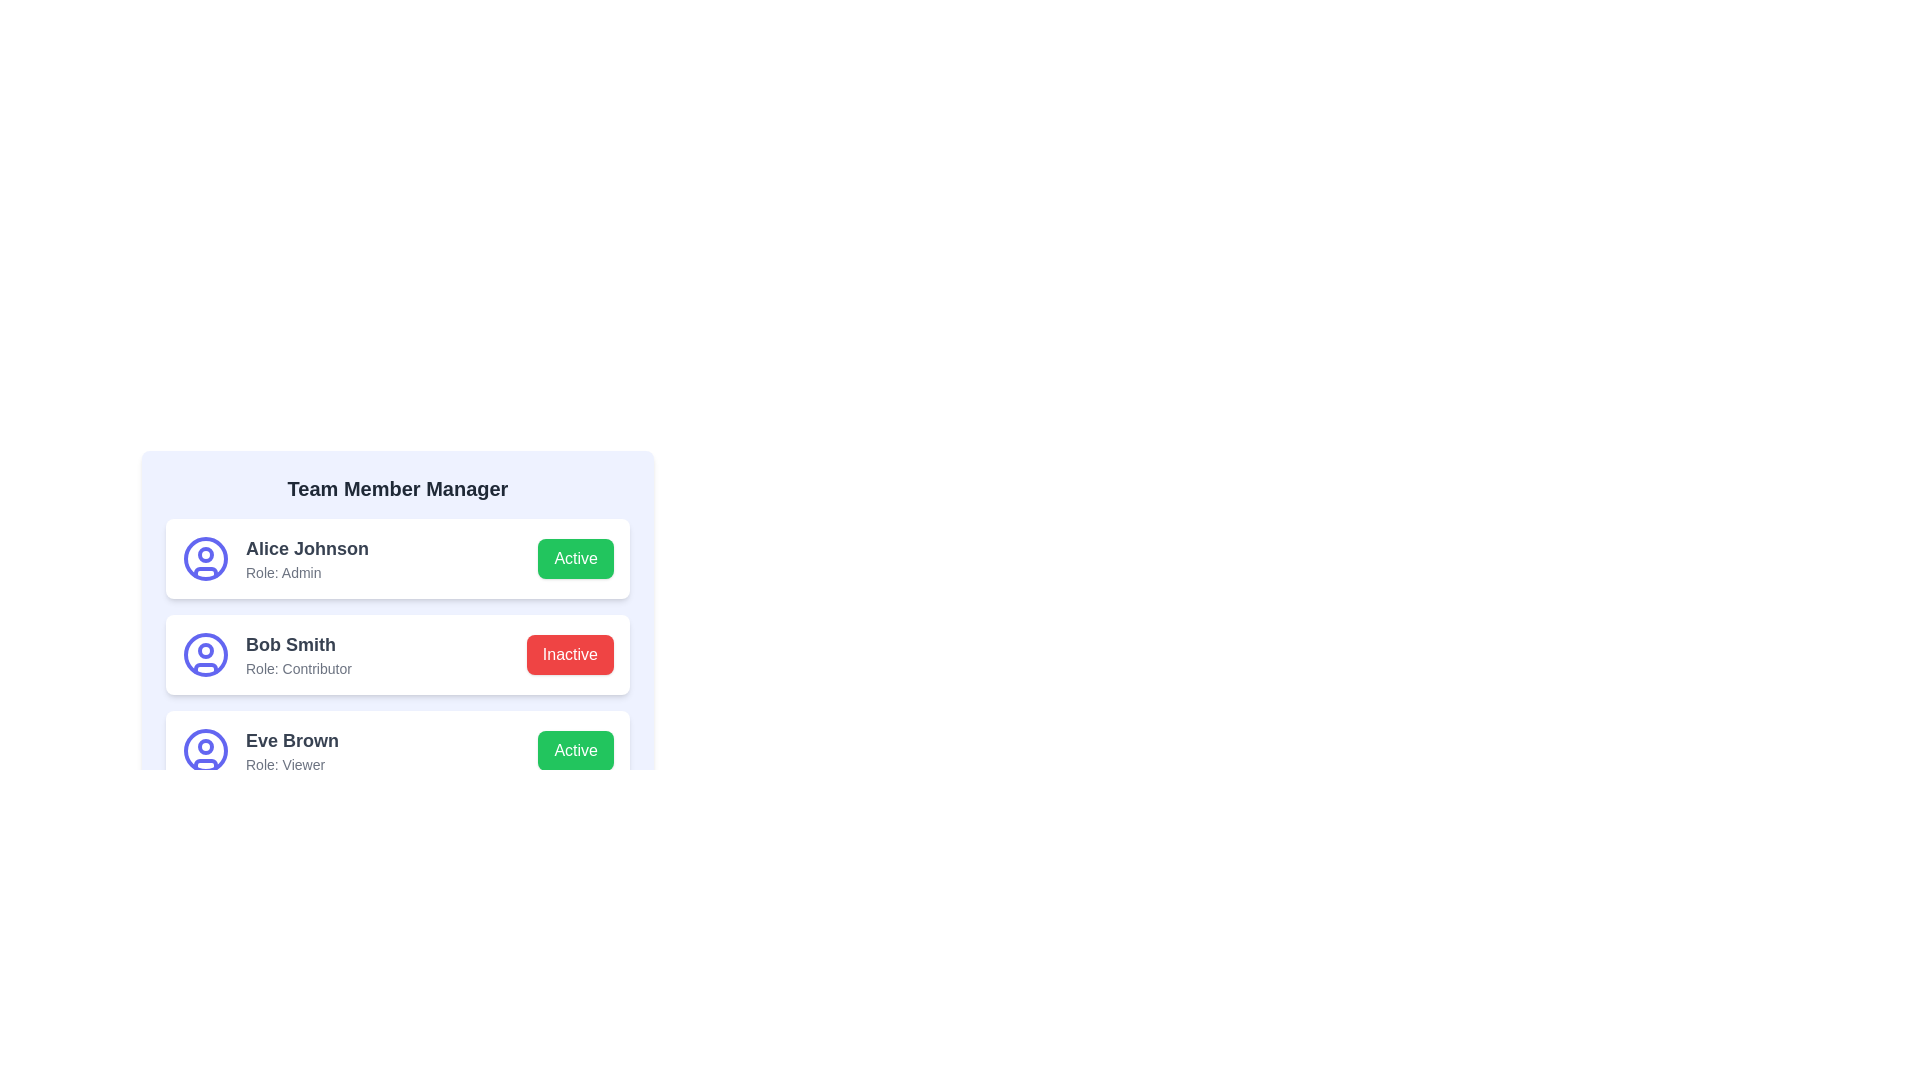  What do you see at coordinates (306, 573) in the screenshot?
I see `the static text label displaying 'Role: Admin' which is located below the name 'Alice Johnson' in the user role card` at bounding box center [306, 573].